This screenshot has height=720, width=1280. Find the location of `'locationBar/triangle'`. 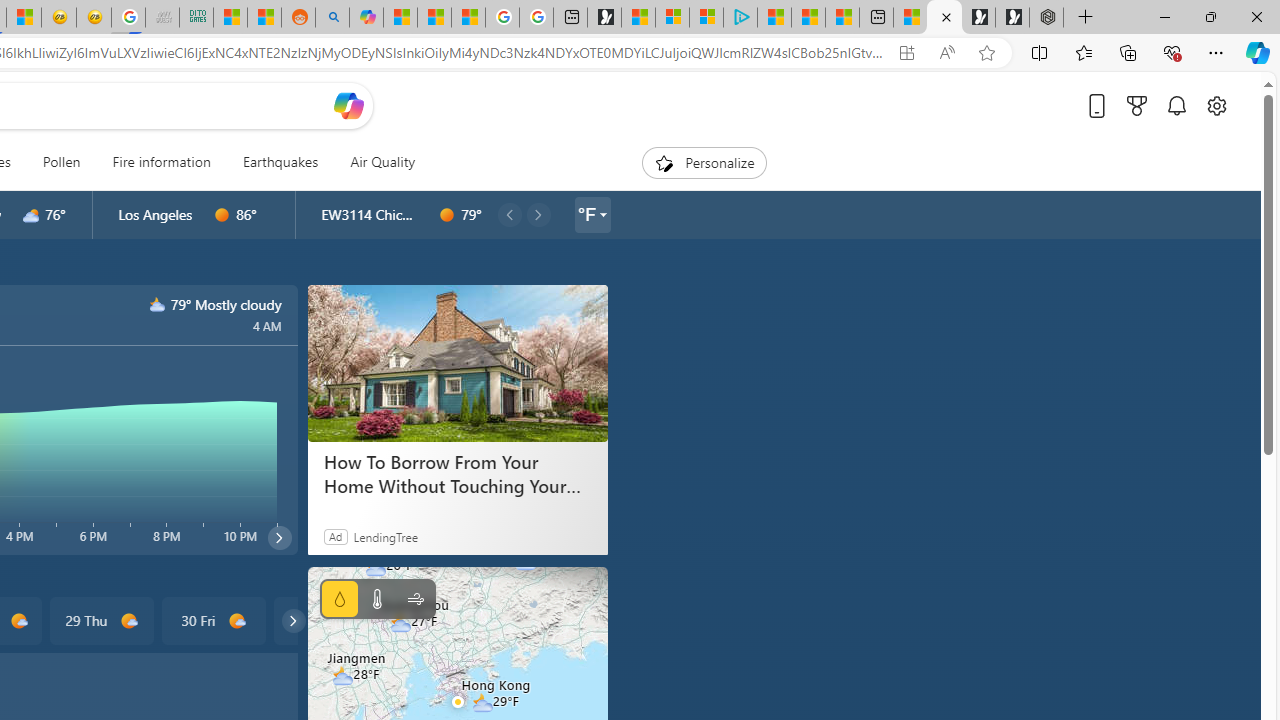

'locationBar/triangle' is located at coordinates (601, 214).